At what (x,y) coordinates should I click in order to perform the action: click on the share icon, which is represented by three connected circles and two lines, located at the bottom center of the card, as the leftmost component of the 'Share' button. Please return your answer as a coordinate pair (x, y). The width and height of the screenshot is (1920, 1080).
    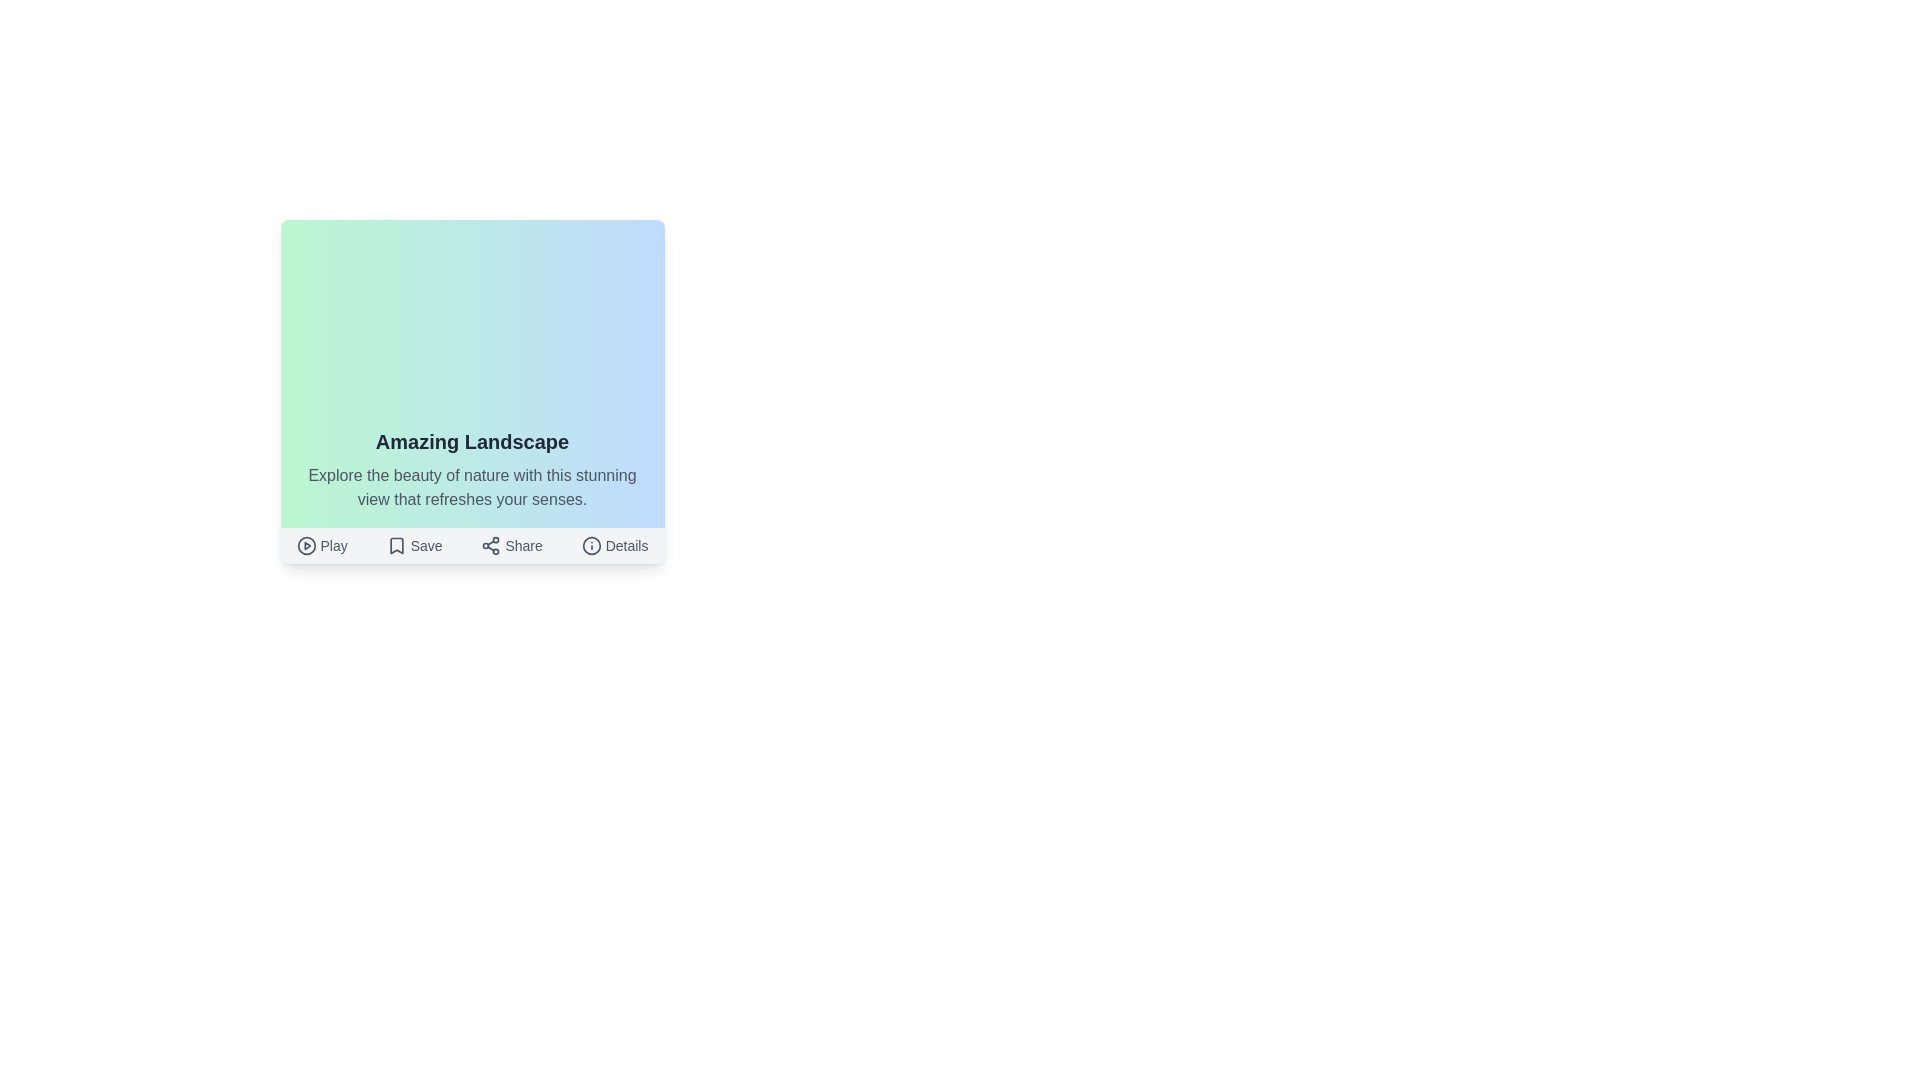
    Looking at the image, I should click on (491, 546).